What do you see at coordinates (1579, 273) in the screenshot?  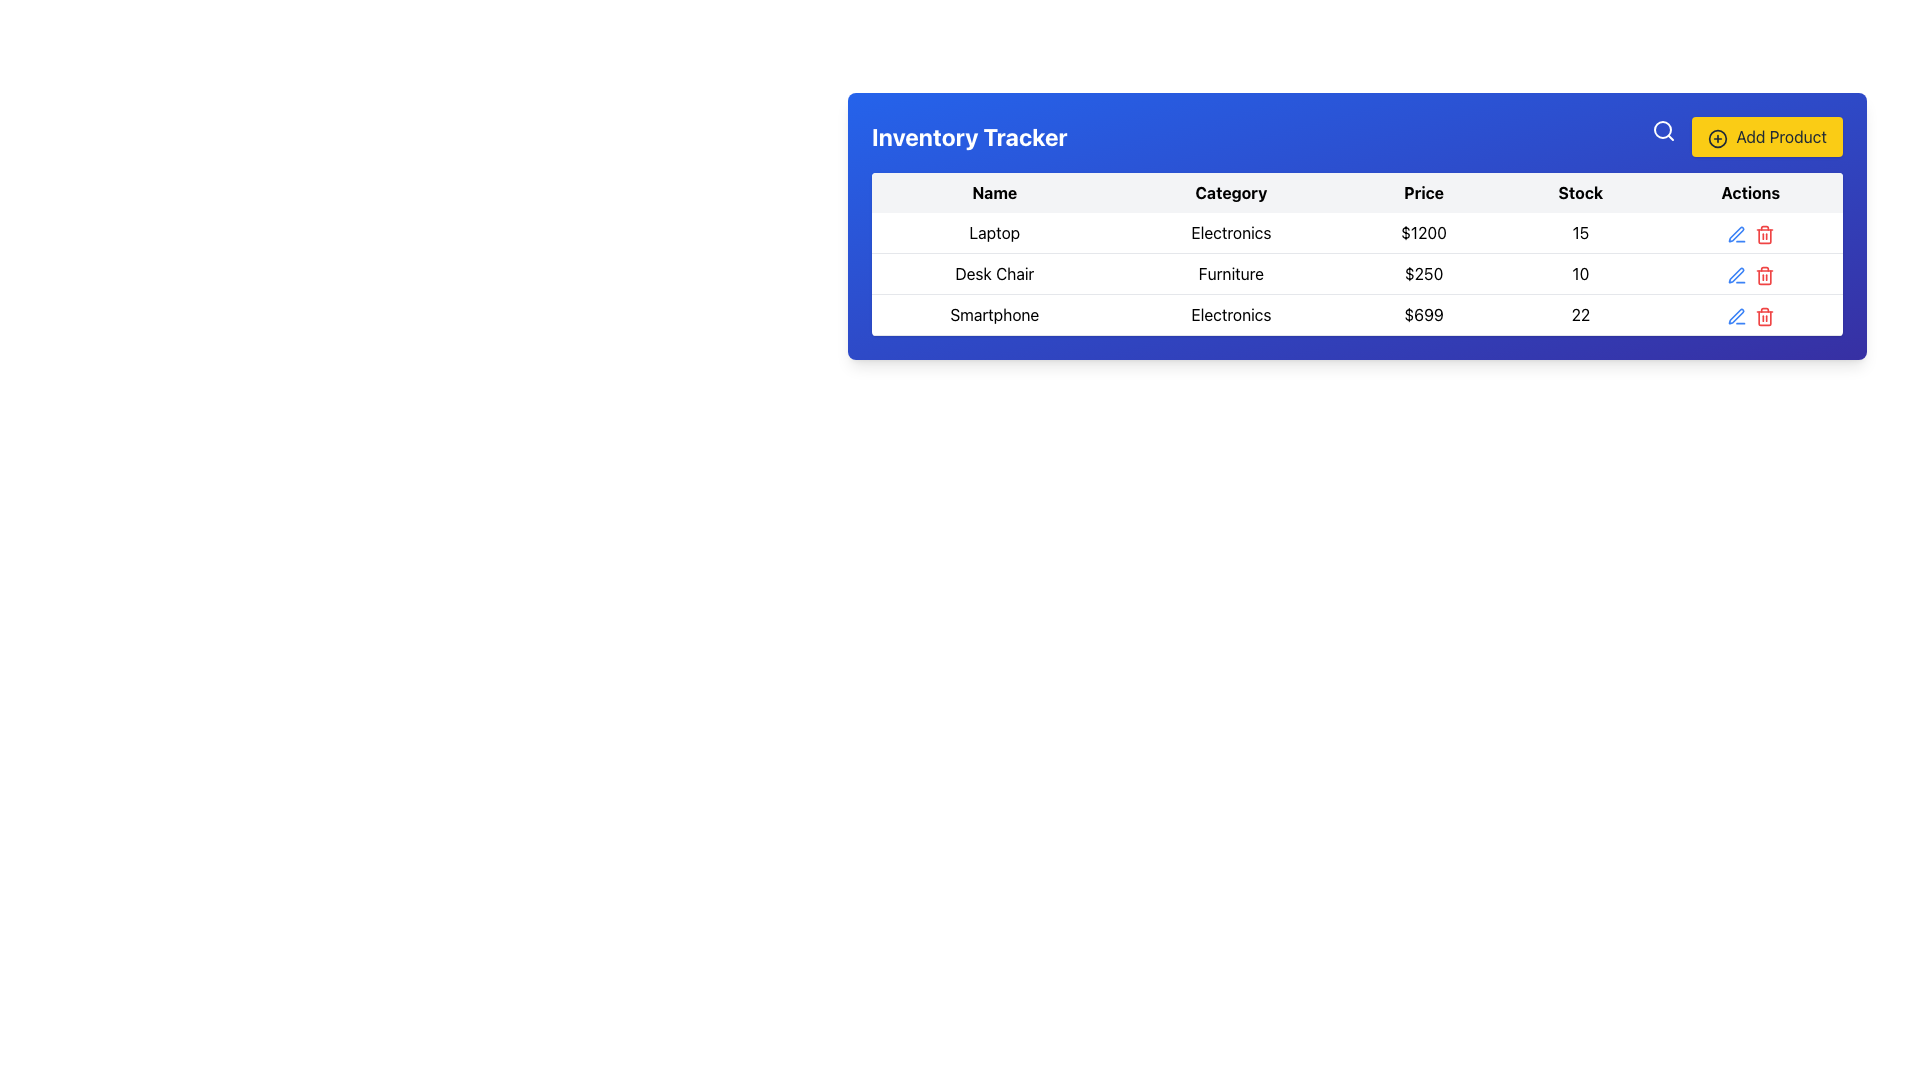 I see `the text element displaying the number '10' in the 'Stock' column of the 'Desk Chair' row in the table, which is positioned between the 'Price' column and the 'Actions' column` at bounding box center [1579, 273].